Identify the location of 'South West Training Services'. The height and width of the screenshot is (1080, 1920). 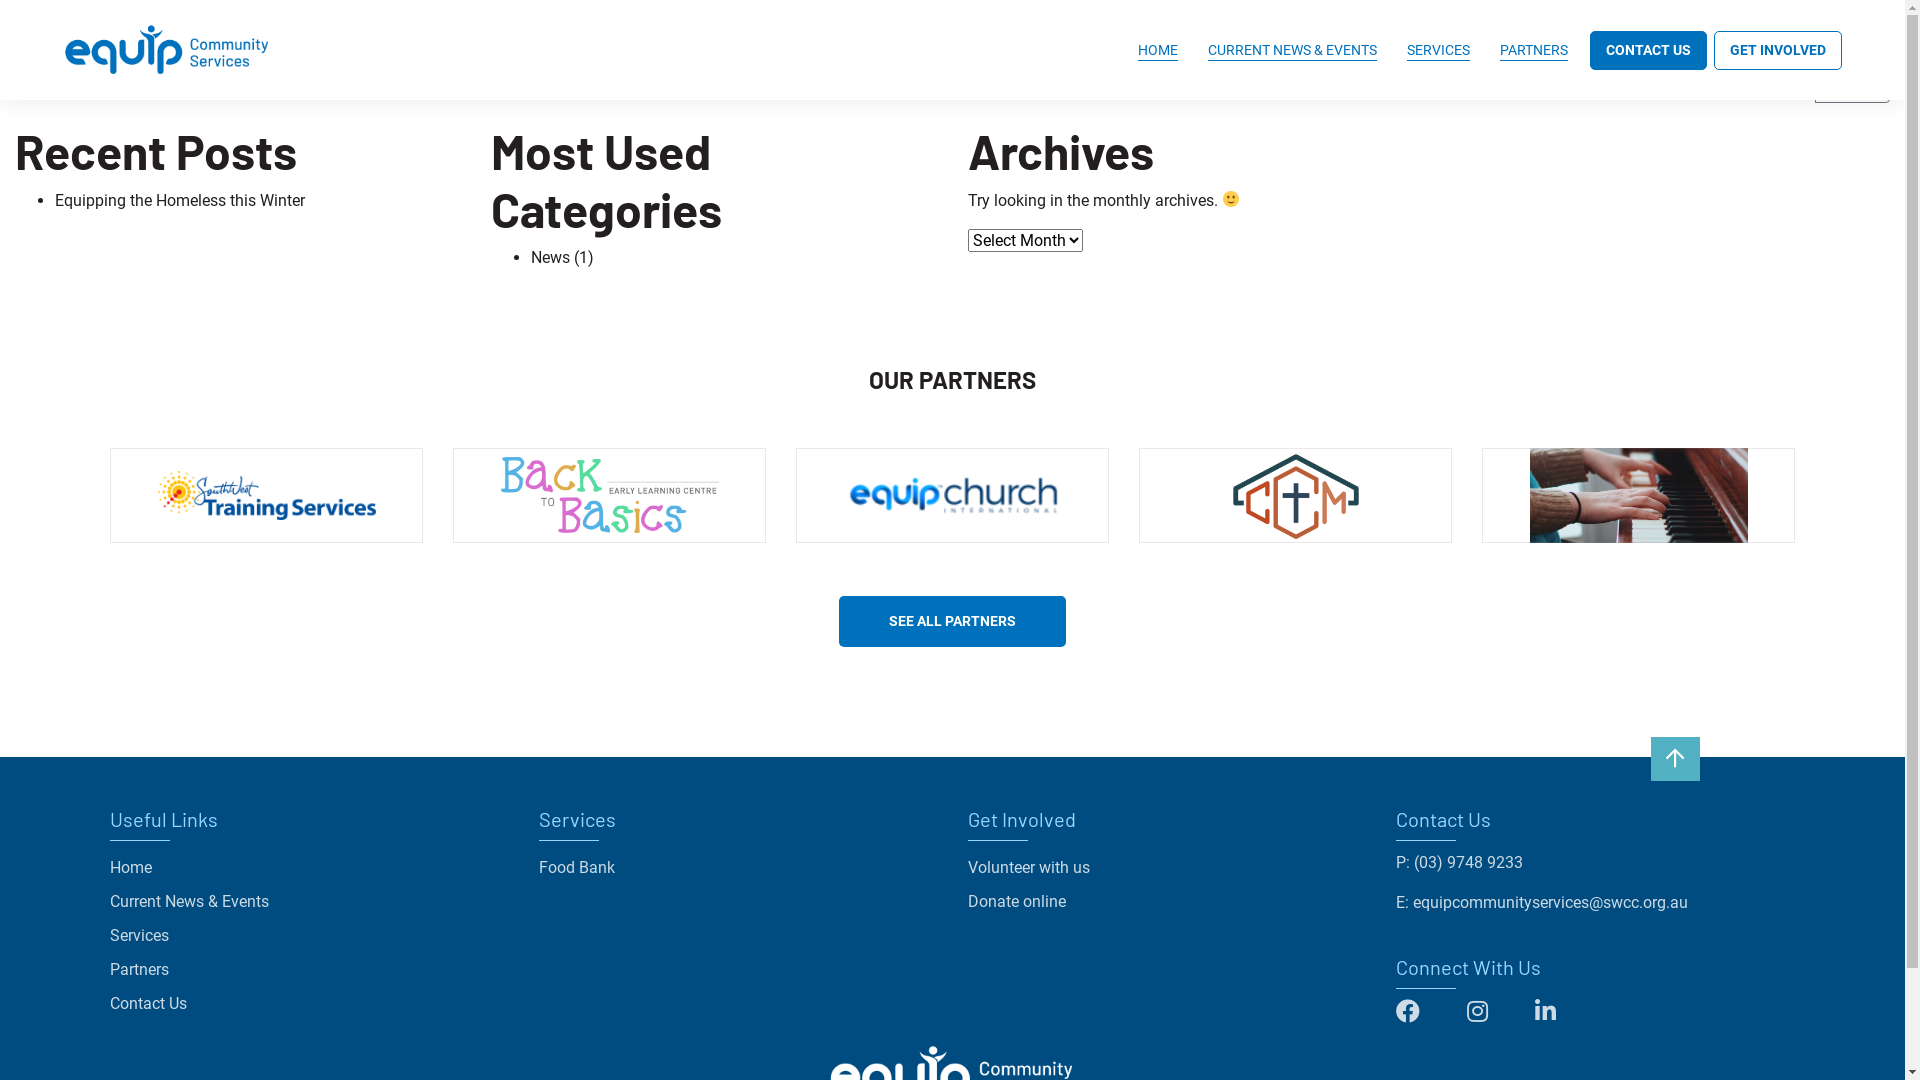
(265, 497).